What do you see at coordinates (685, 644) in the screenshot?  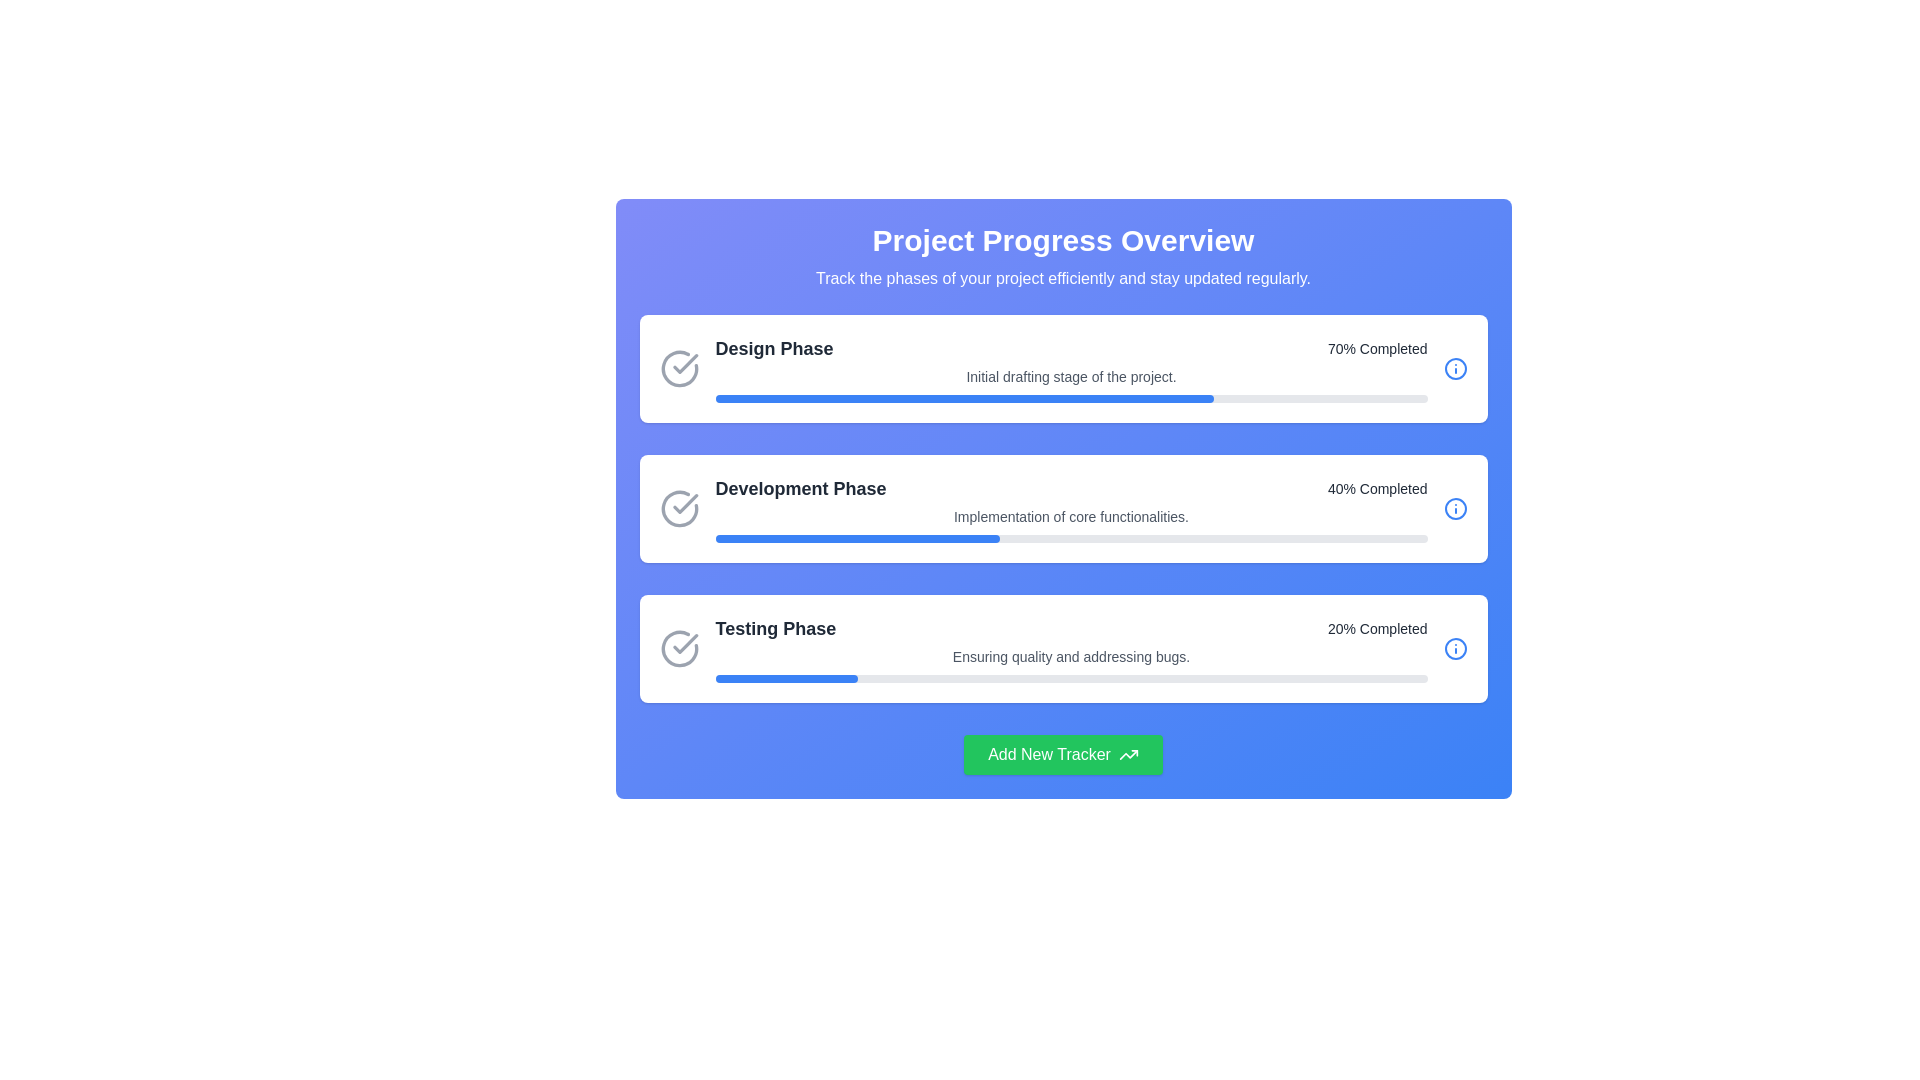 I see `the Icon (Checkmark within a Circle) located in the 'Testing Phase' progress tracker panel, positioned towards the left side of the panel` at bounding box center [685, 644].